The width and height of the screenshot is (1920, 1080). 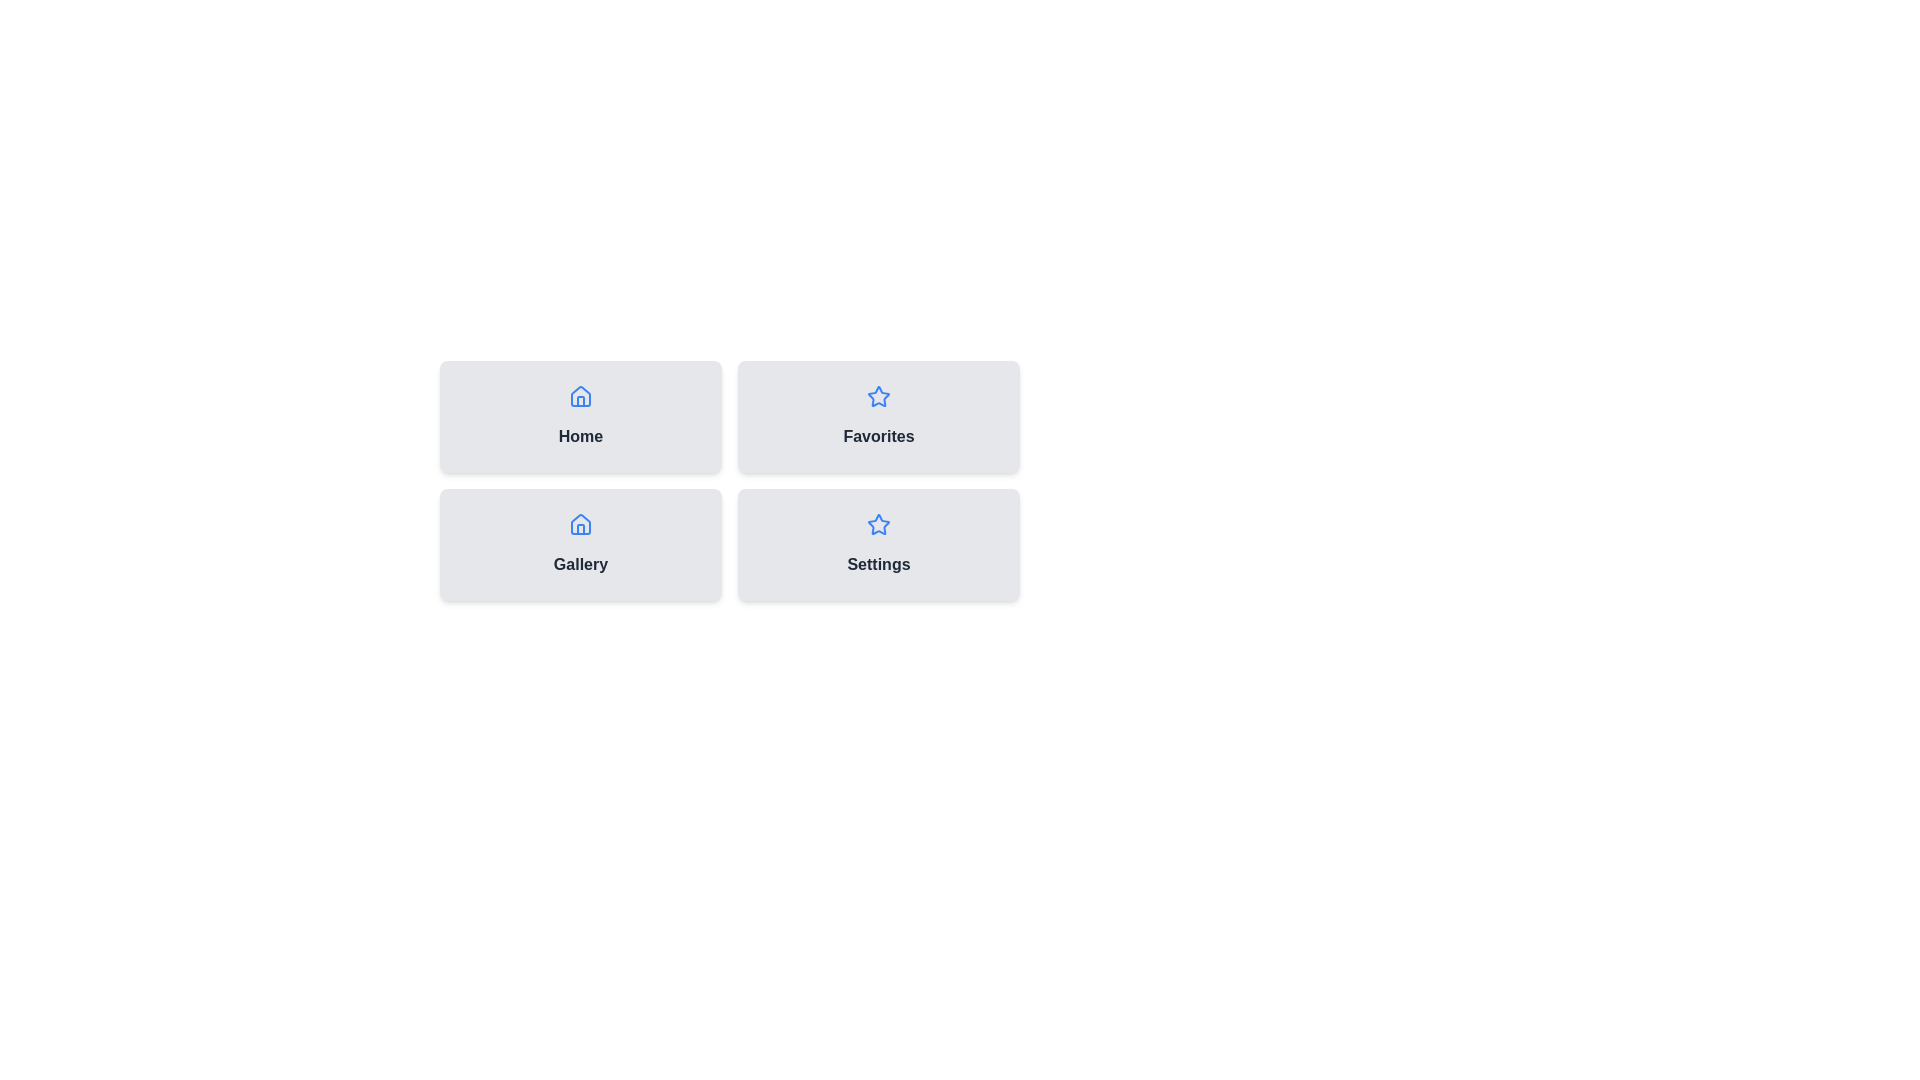 I want to click on the star icon representing 'Favorites' located in the top-right region of the Favorites card, so click(x=878, y=397).